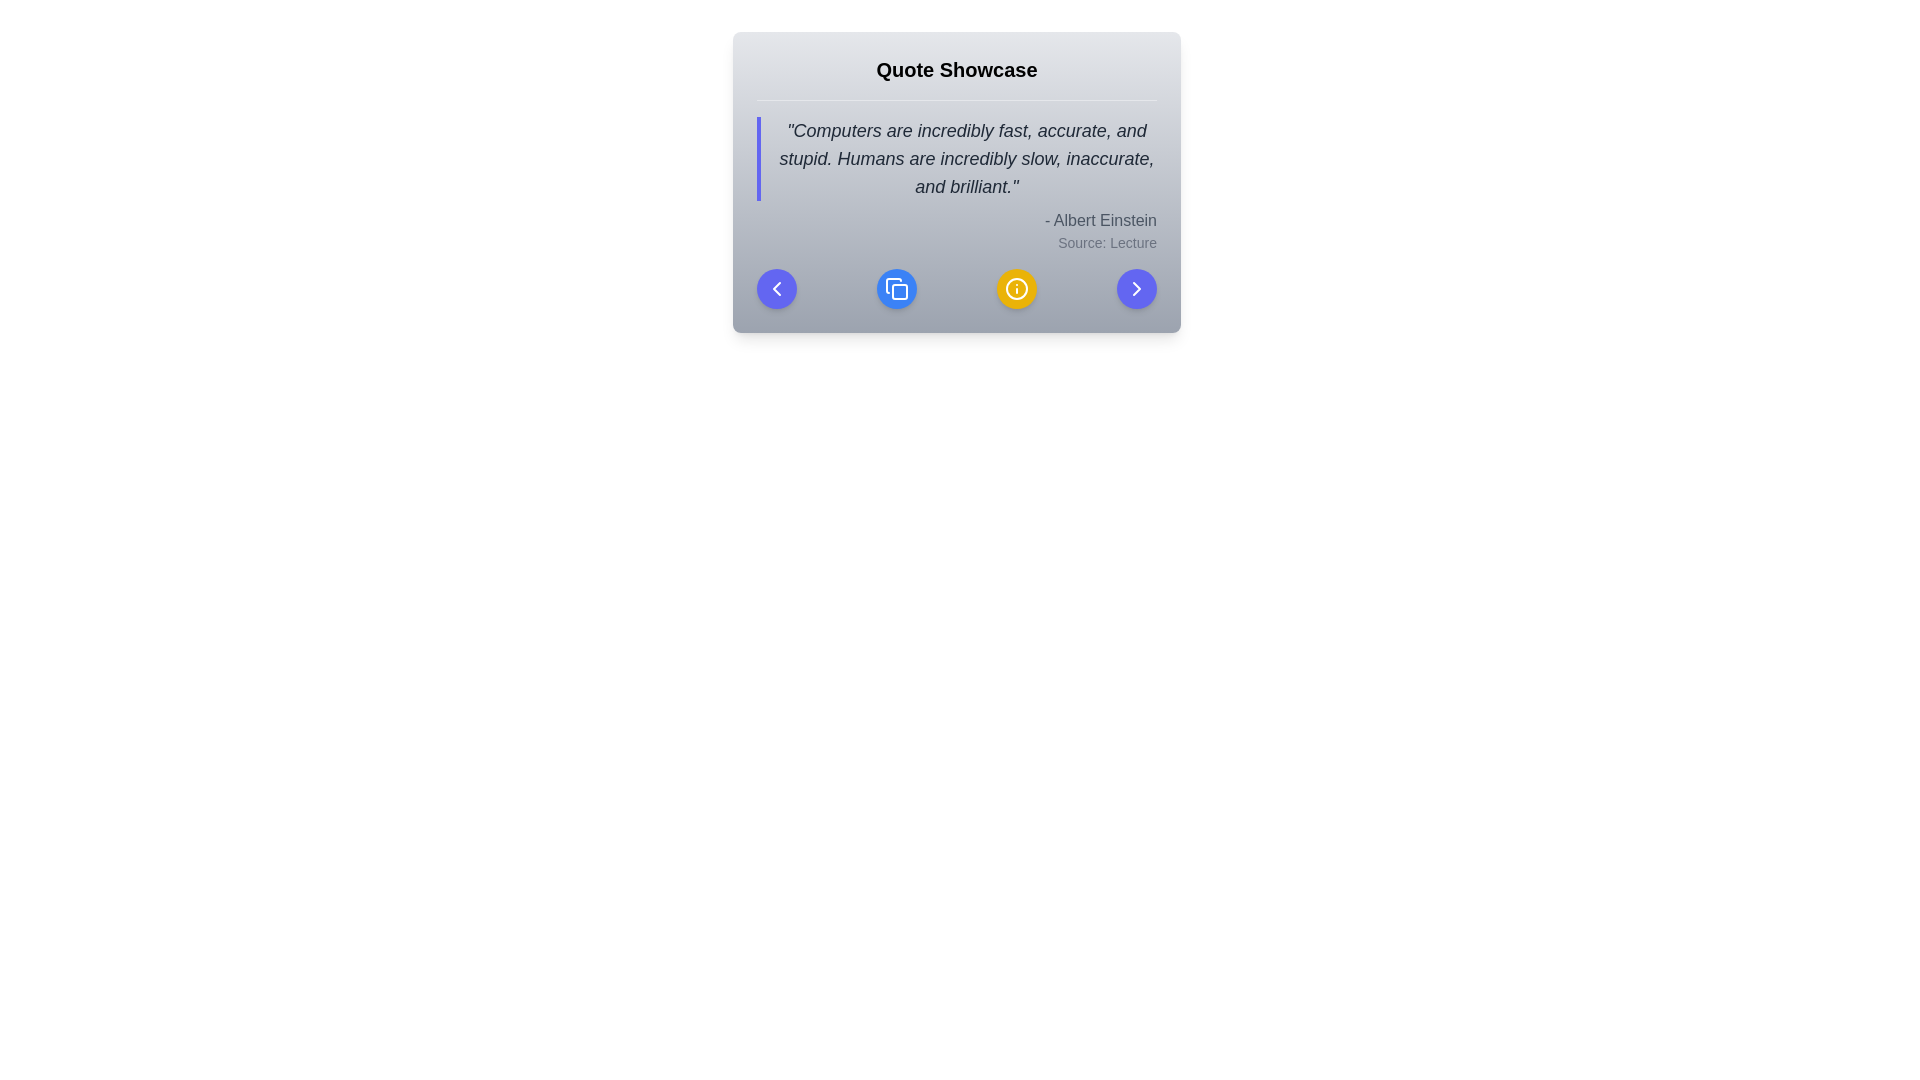  What do you see at coordinates (1017, 289) in the screenshot?
I see `the circular icon button at the center of the bottom section of the card interface` at bounding box center [1017, 289].